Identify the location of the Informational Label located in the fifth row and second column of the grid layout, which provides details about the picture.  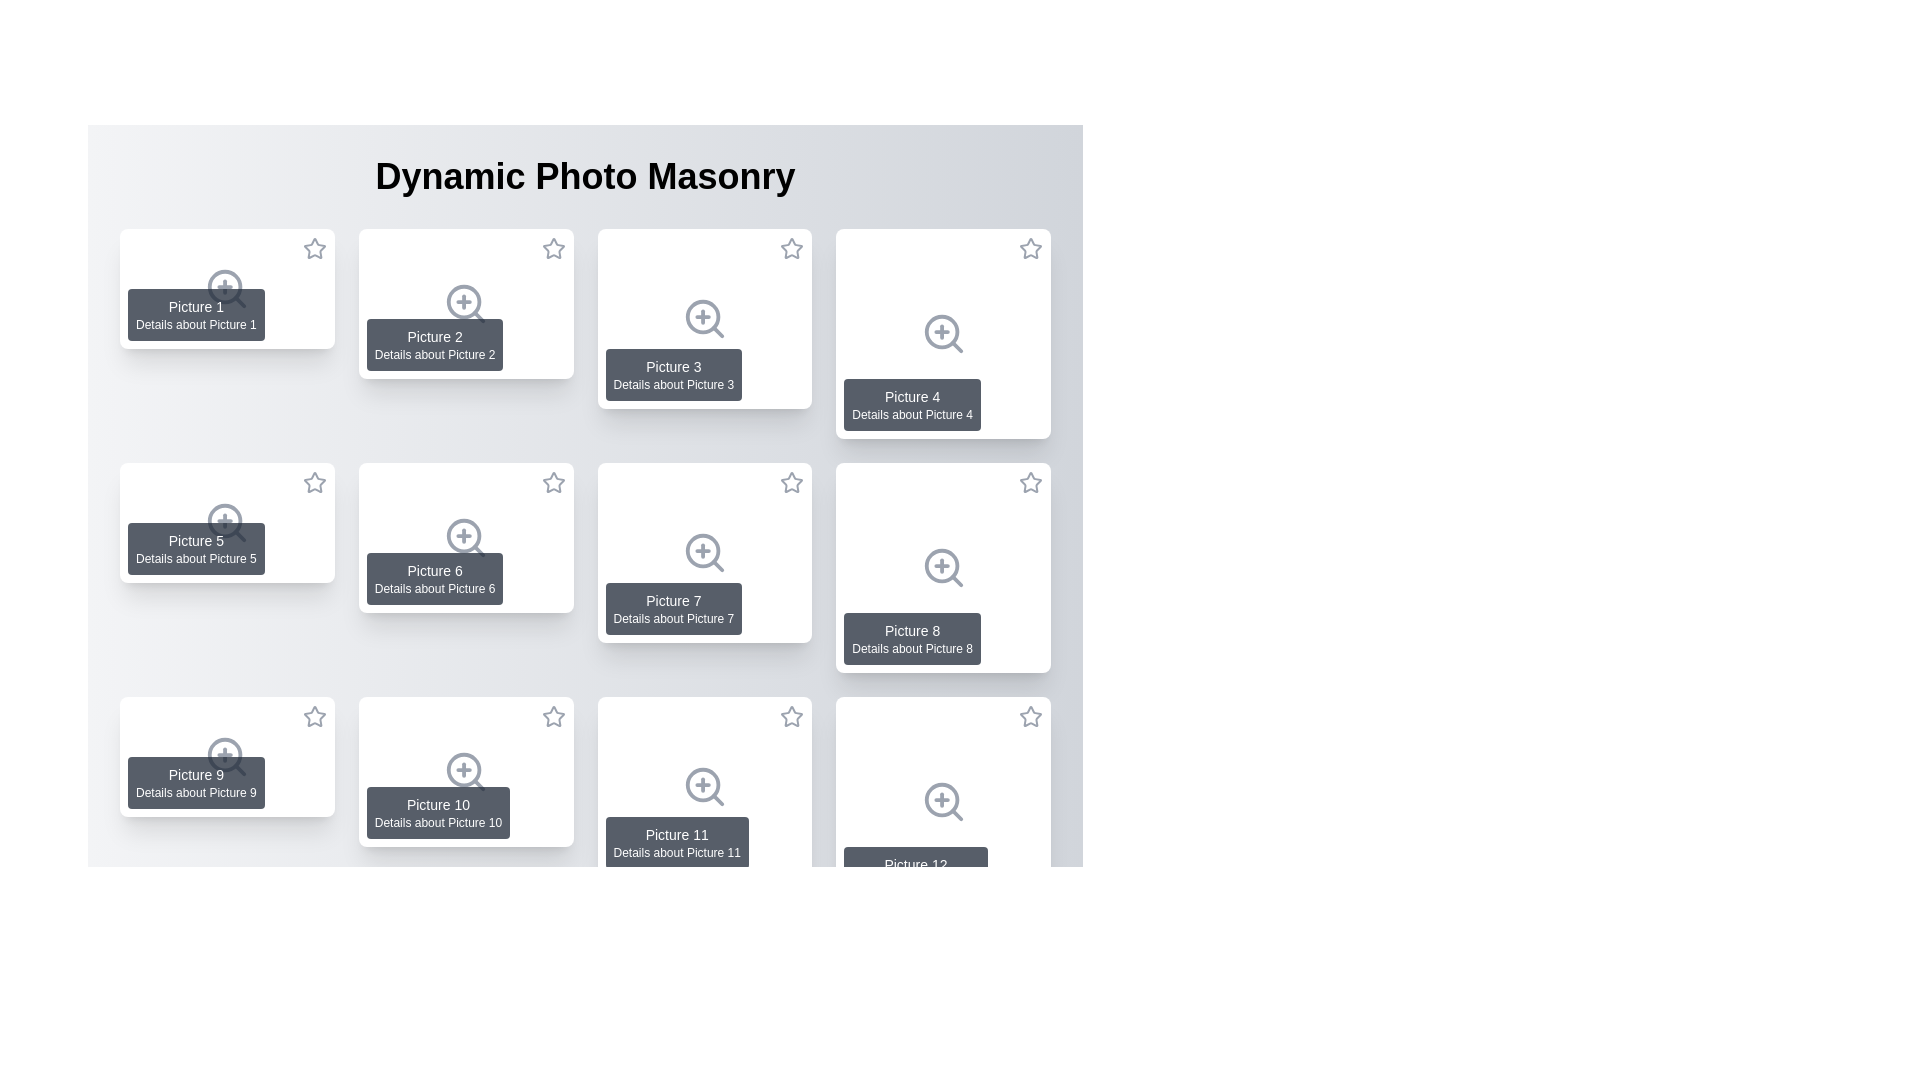
(437, 813).